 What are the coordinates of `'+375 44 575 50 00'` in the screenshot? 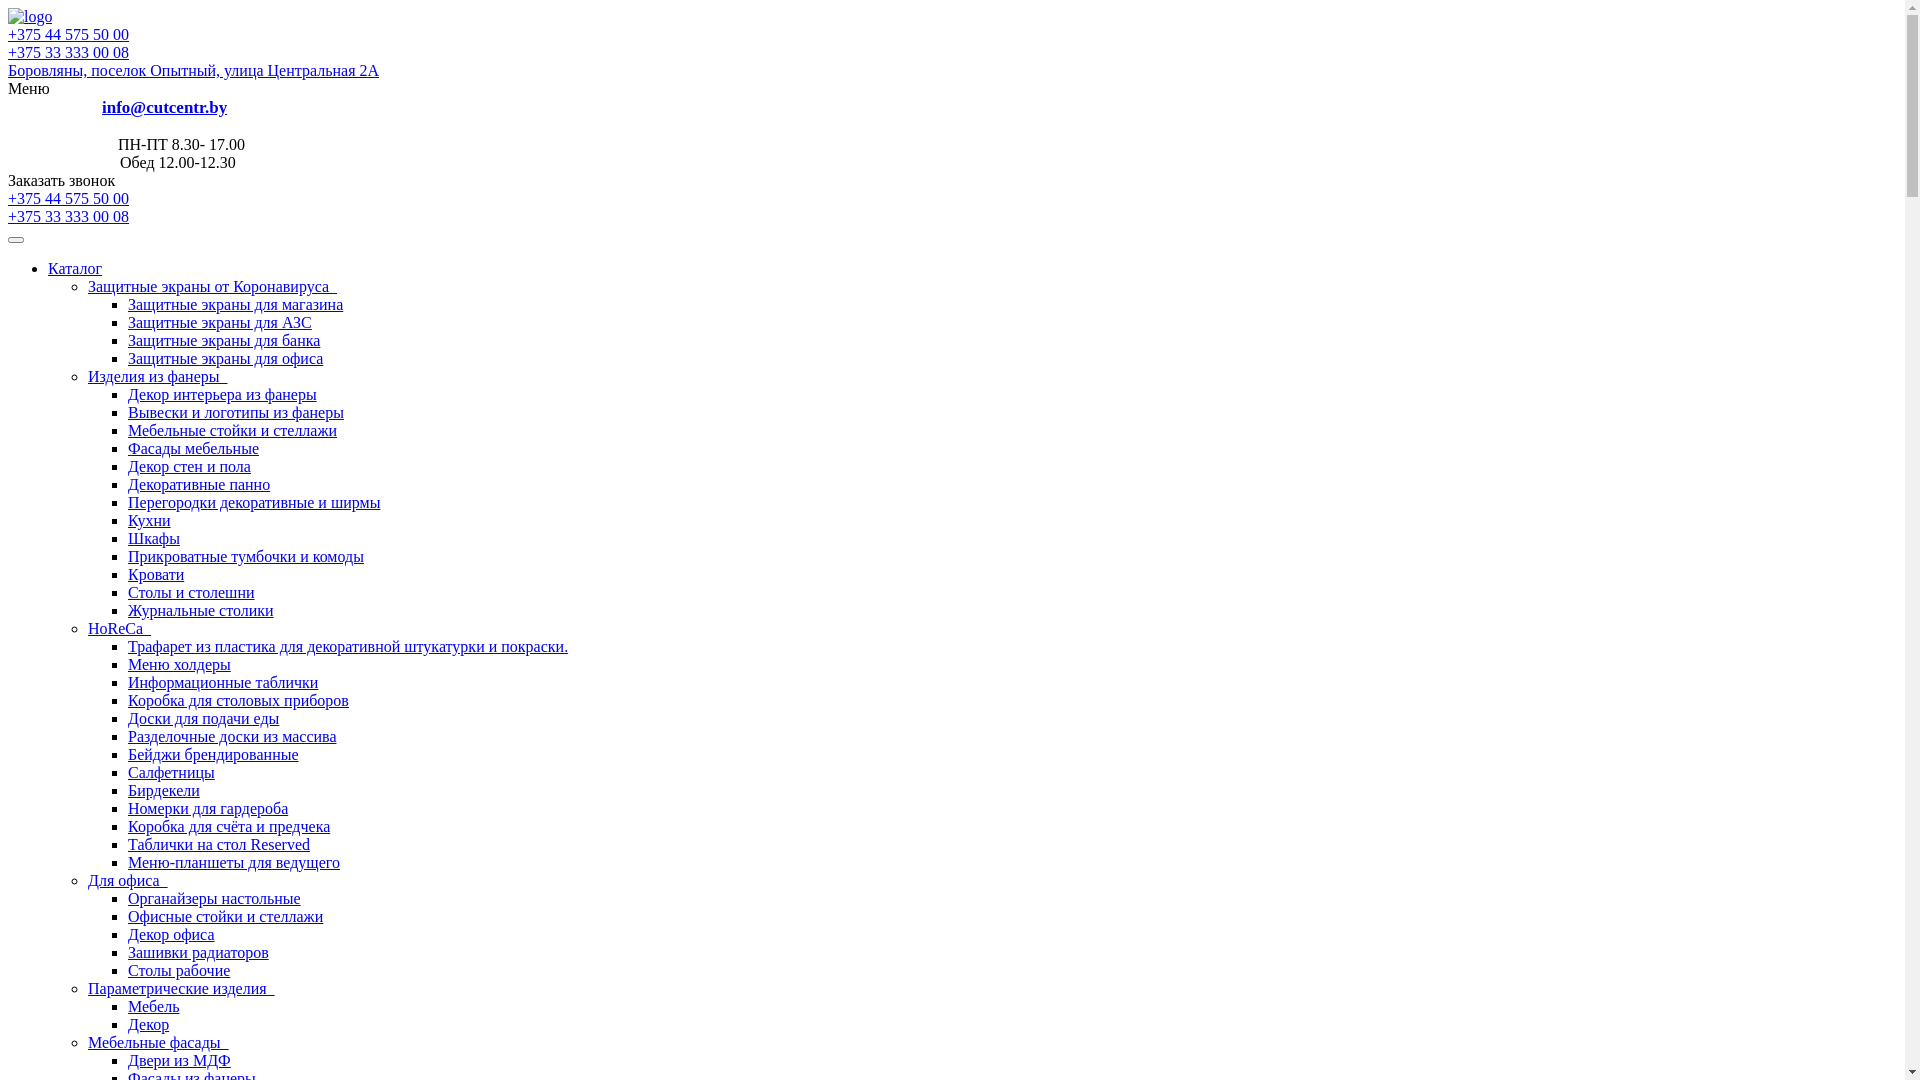 It's located at (951, 199).